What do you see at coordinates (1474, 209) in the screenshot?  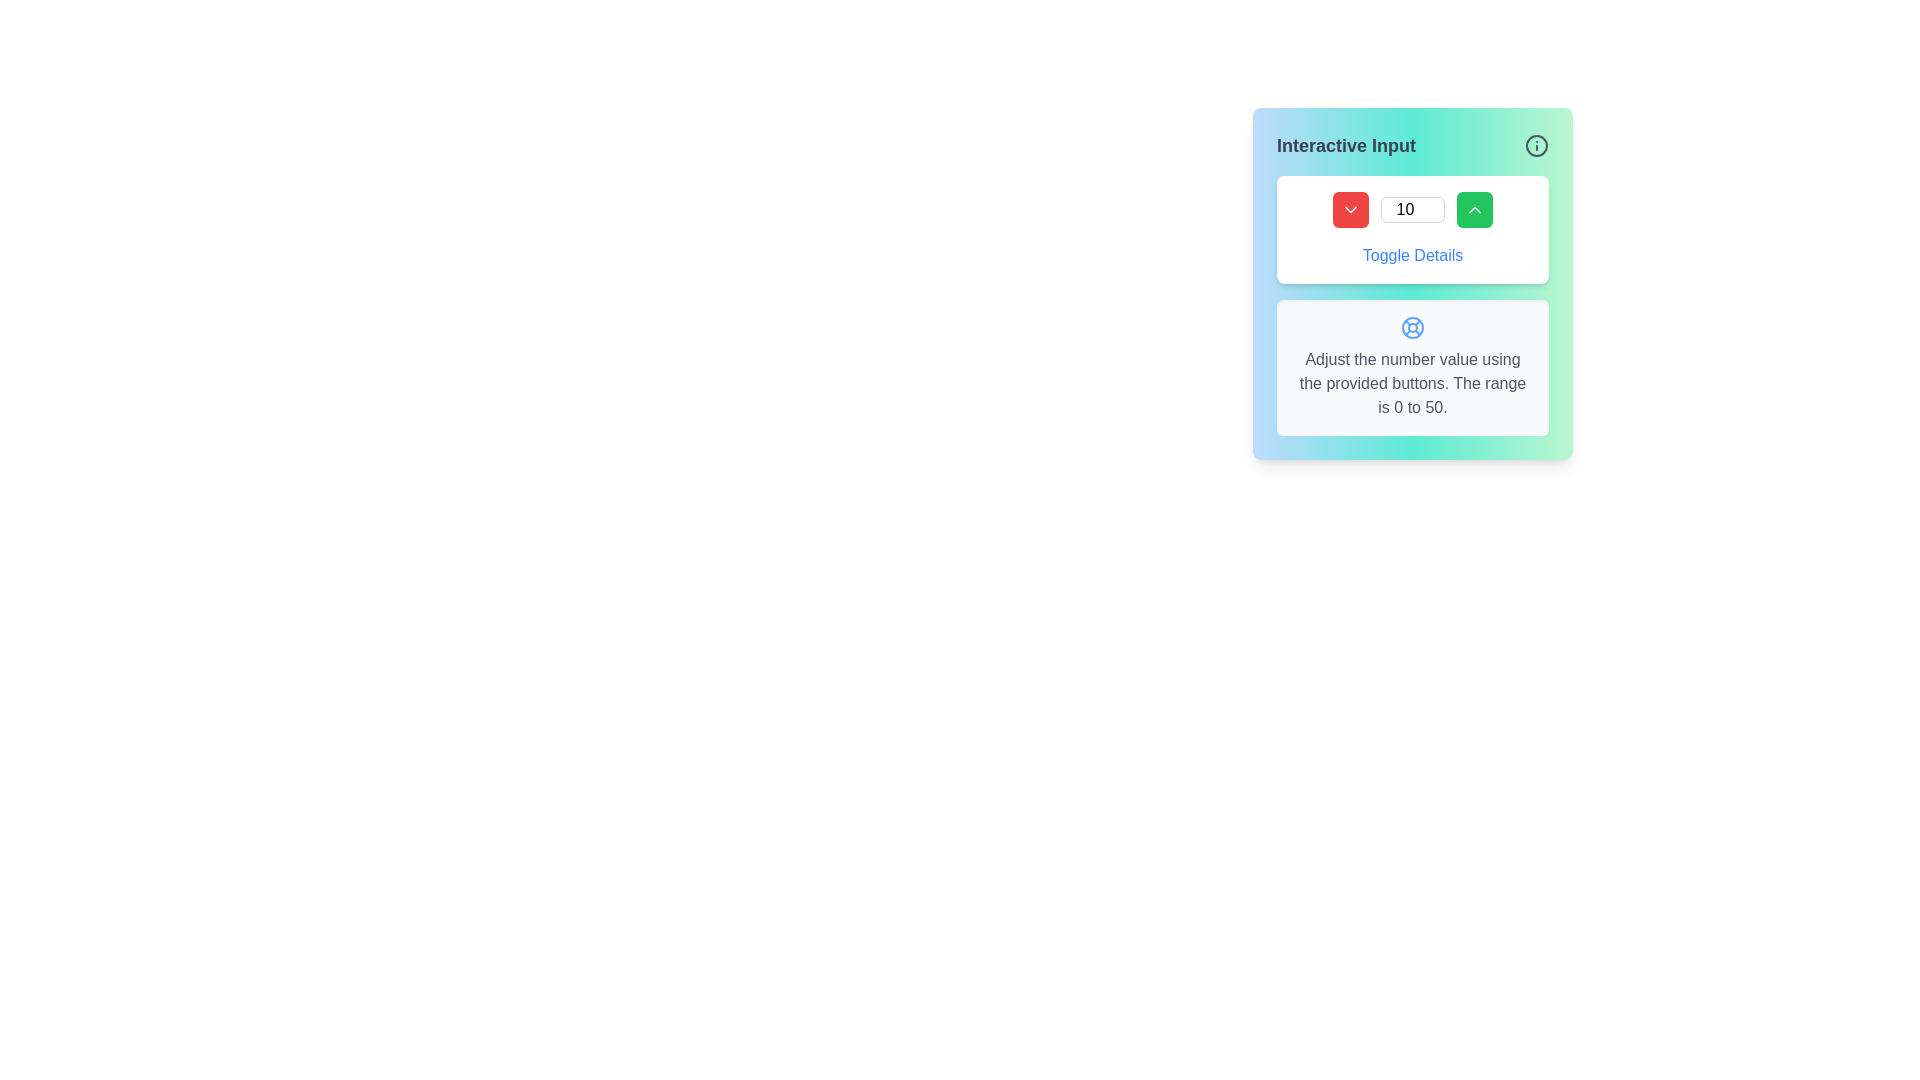 I see `the square button with a green background and white text, which features an upward-pointing chevron icon, to change its appearance` at bounding box center [1474, 209].